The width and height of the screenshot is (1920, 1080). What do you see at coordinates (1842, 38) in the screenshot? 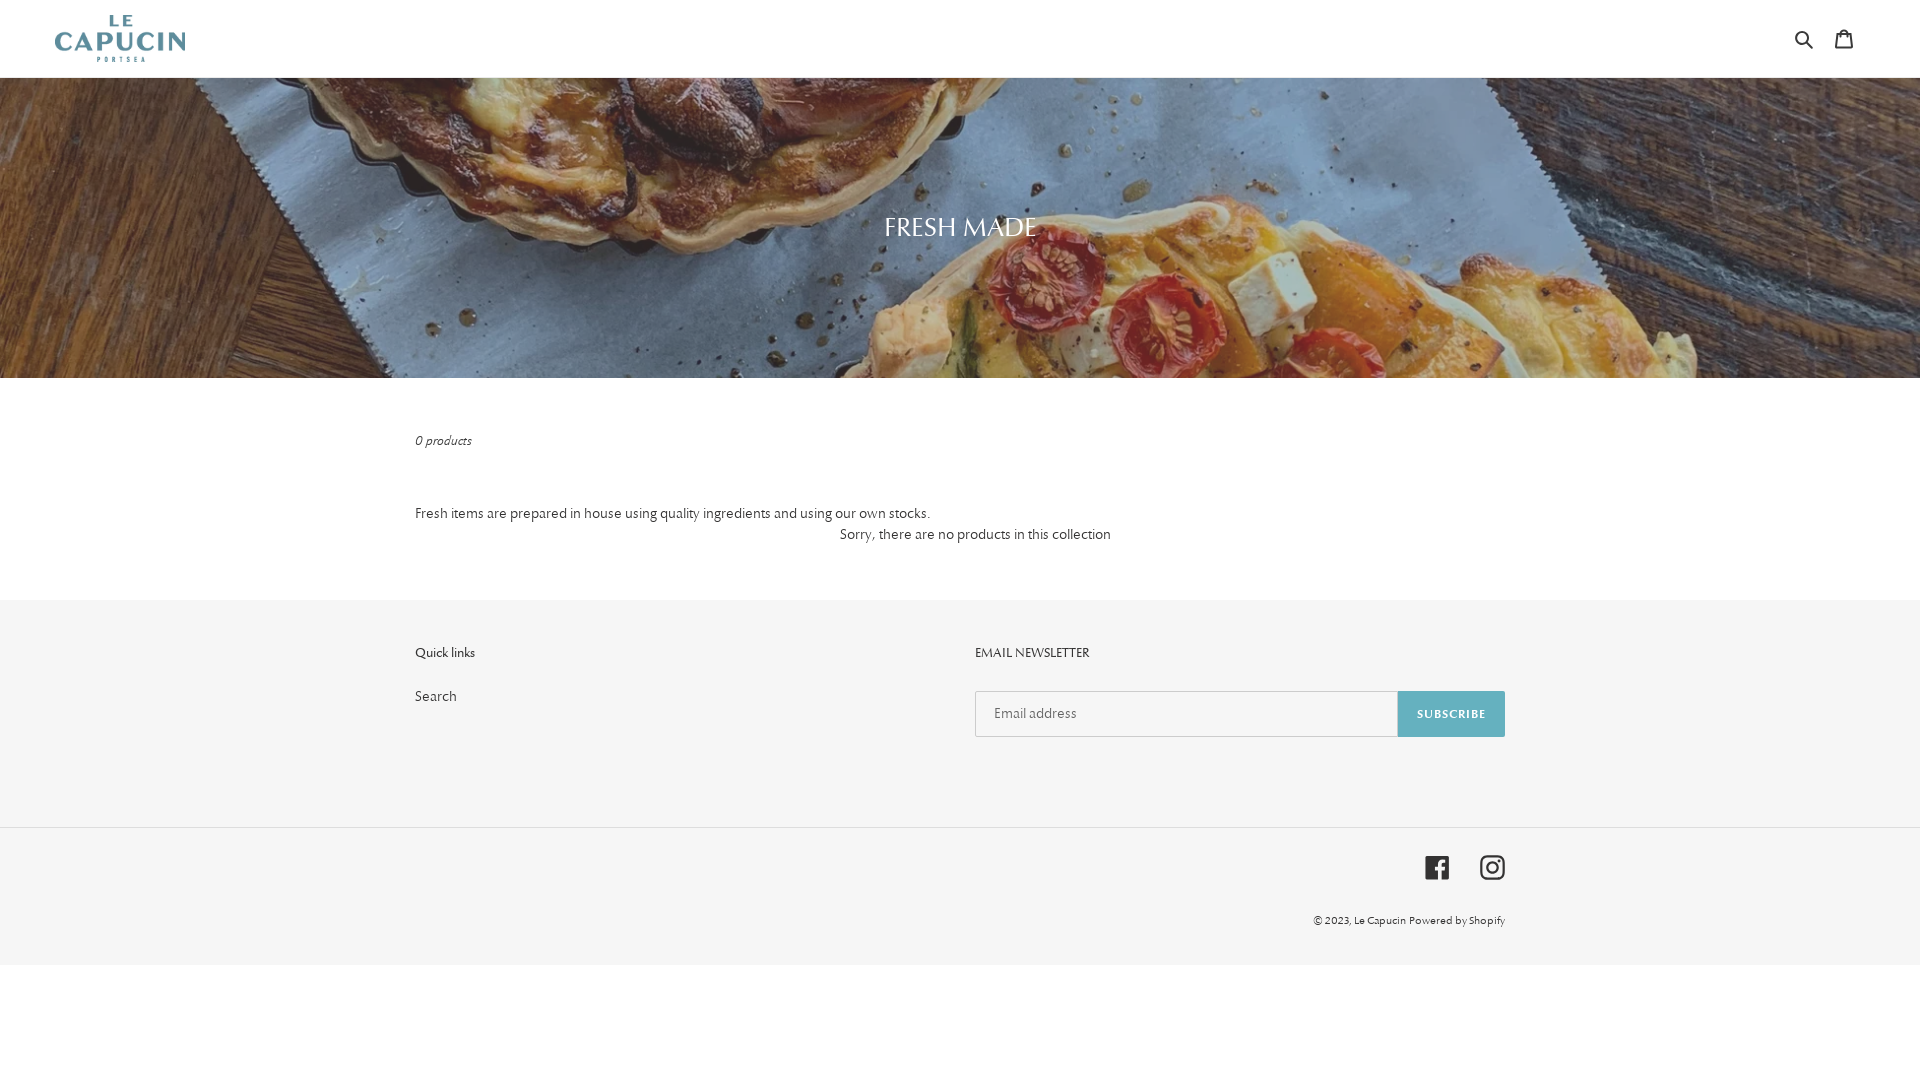
I see `'Cart'` at bounding box center [1842, 38].